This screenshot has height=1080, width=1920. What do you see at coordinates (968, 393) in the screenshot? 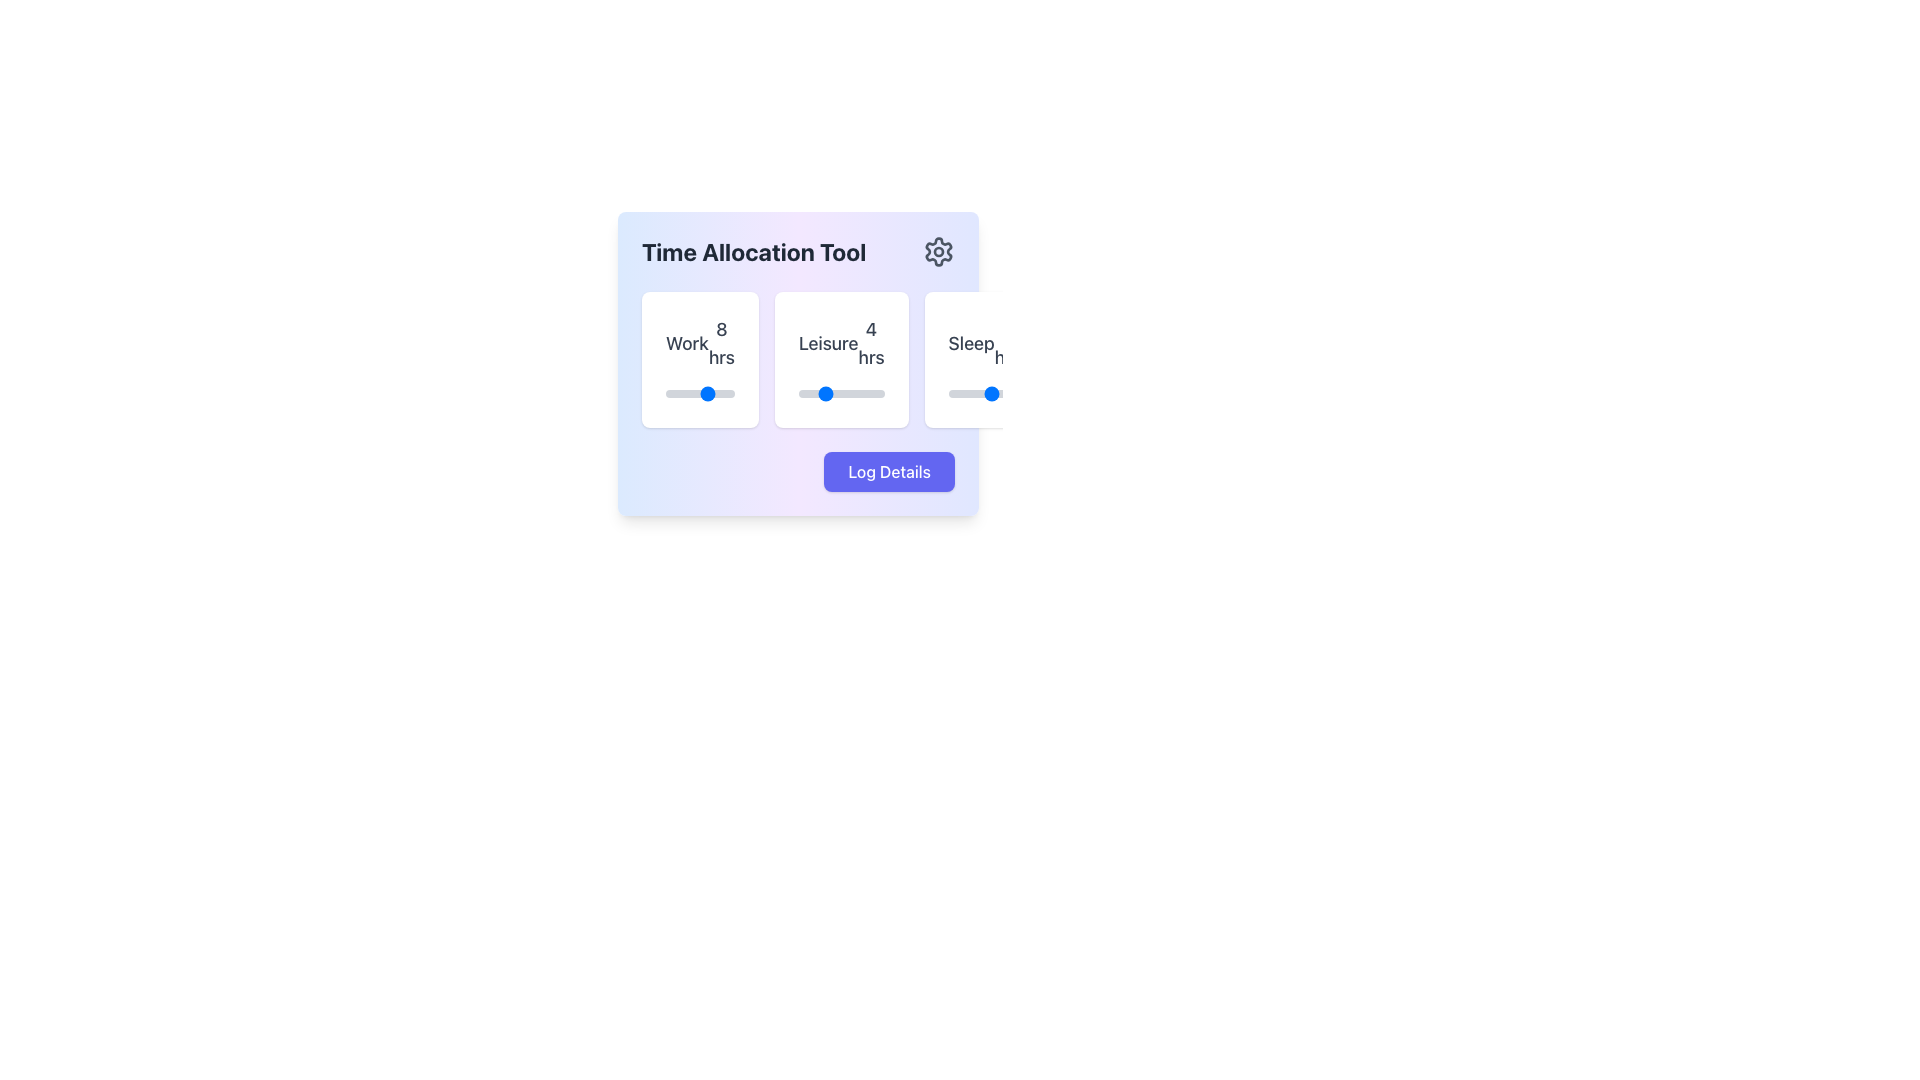
I see `sleep hours` at bounding box center [968, 393].